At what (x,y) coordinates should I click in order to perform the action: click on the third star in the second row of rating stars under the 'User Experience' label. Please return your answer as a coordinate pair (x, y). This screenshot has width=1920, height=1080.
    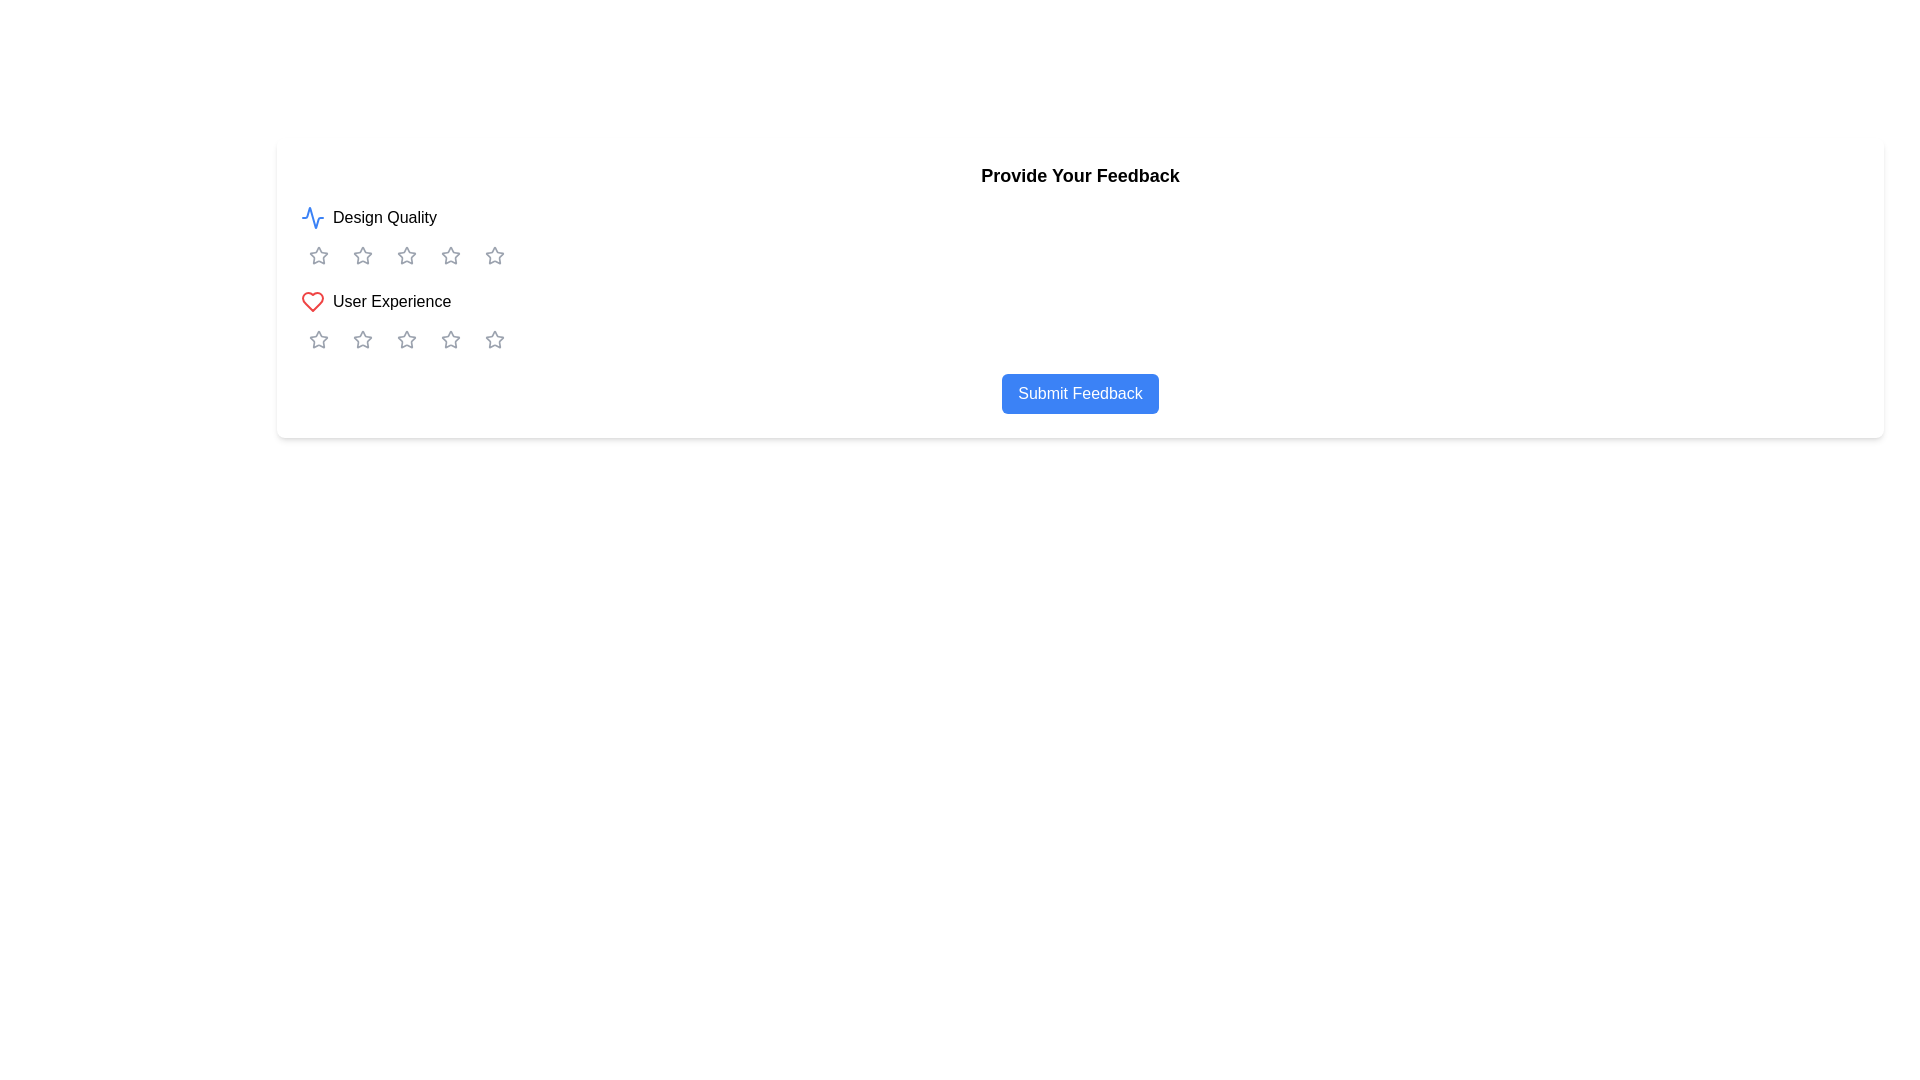
    Looking at the image, I should click on (406, 338).